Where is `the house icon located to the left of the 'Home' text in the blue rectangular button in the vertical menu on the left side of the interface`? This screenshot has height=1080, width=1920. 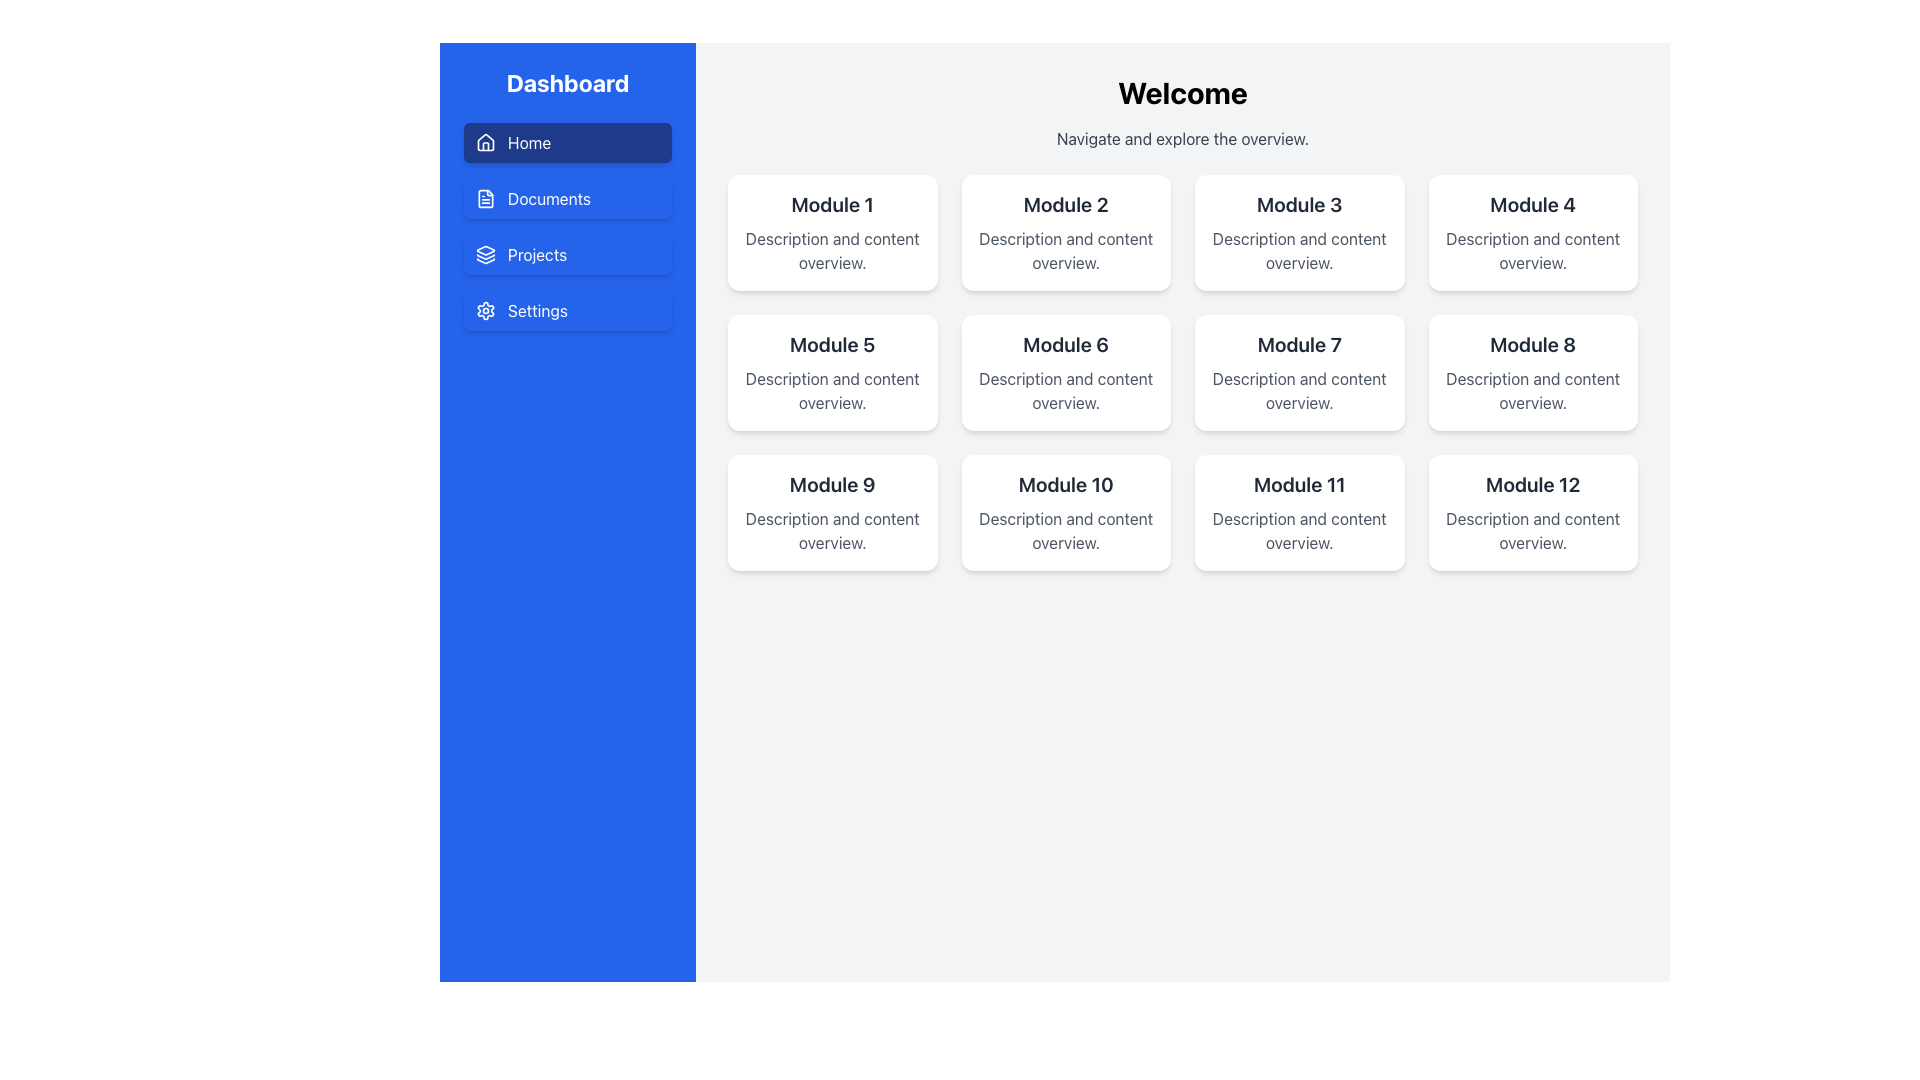 the house icon located to the left of the 'Home' text in the blue rectangular button in the vertical menu on the left side of the interface is located at coordinates (485, 141).